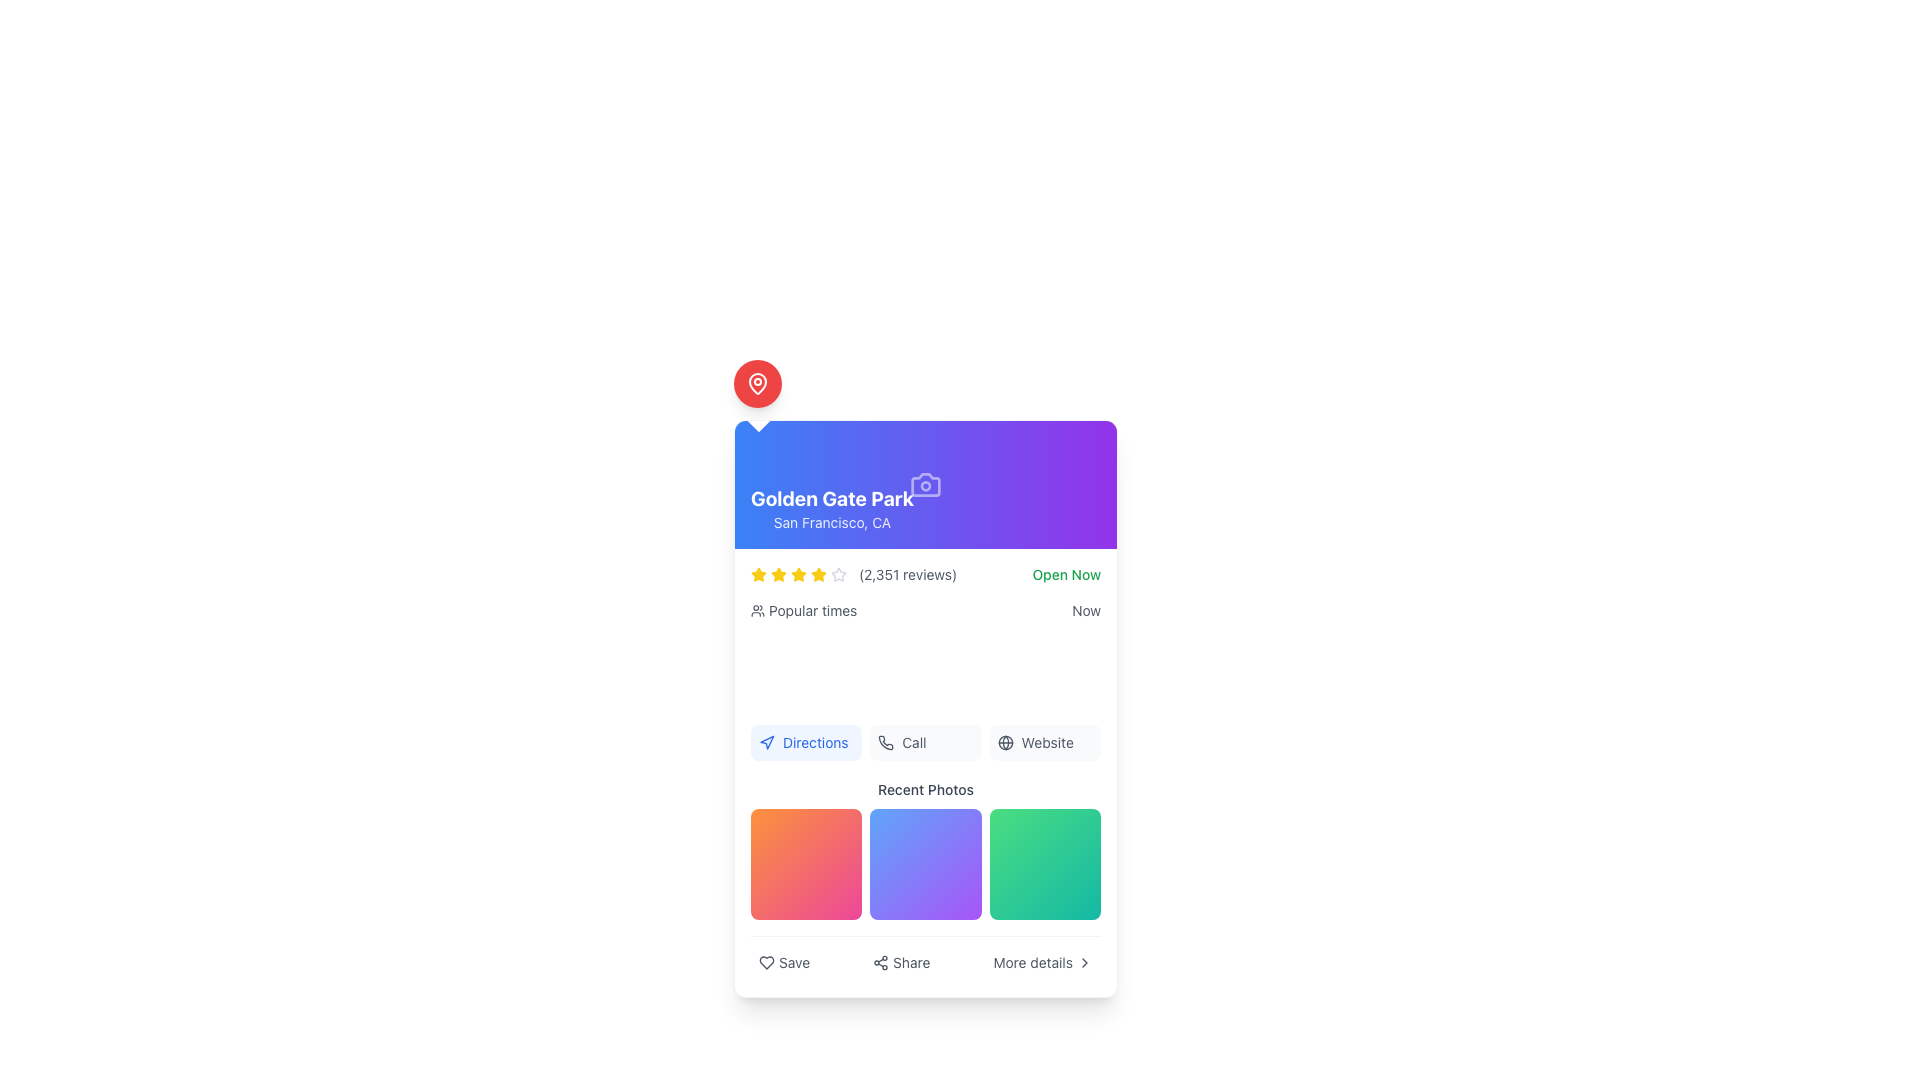 This screenshot has width=1920, height=1080. I want to click on the first star icon in the rating system located below the title 'Golden Gate Park, San Francisco, CA' to indirectly participate in the rating system, so click(777, 574).